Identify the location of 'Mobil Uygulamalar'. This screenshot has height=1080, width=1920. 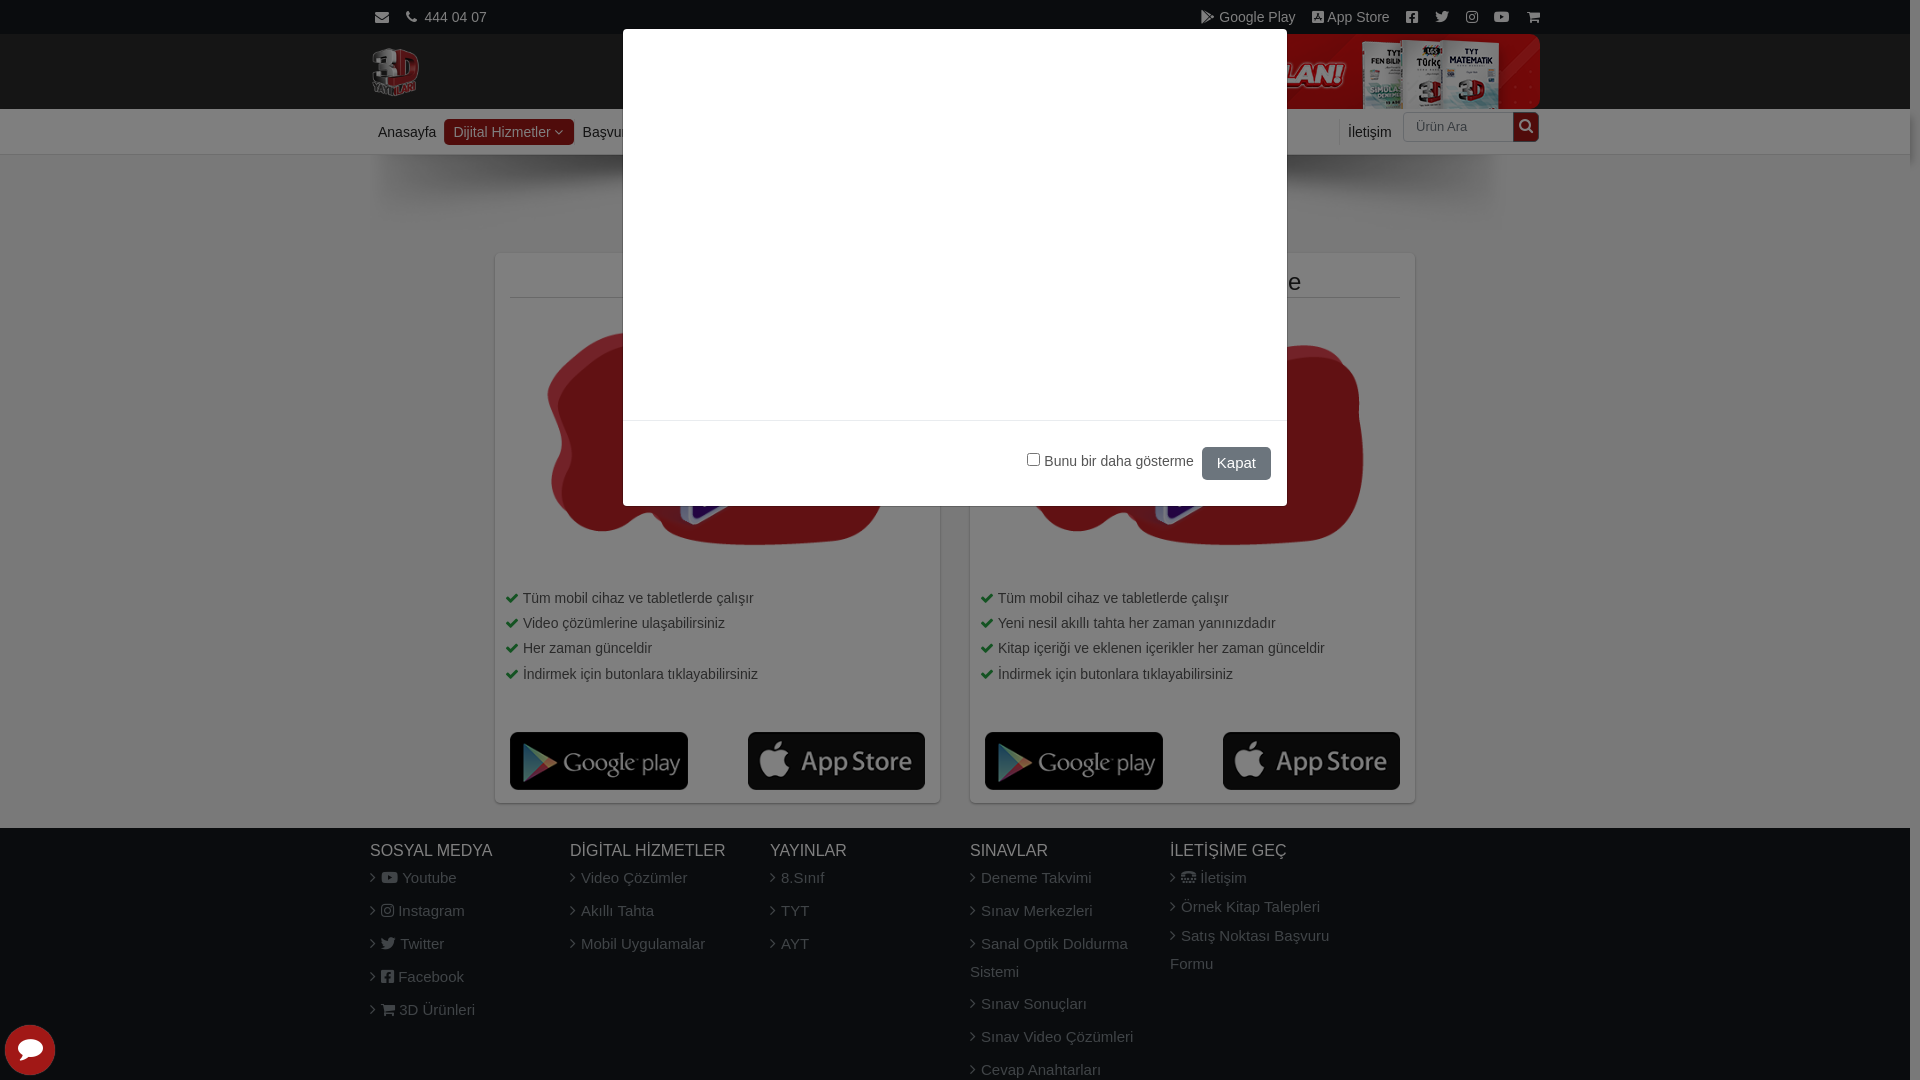
(636, 943).